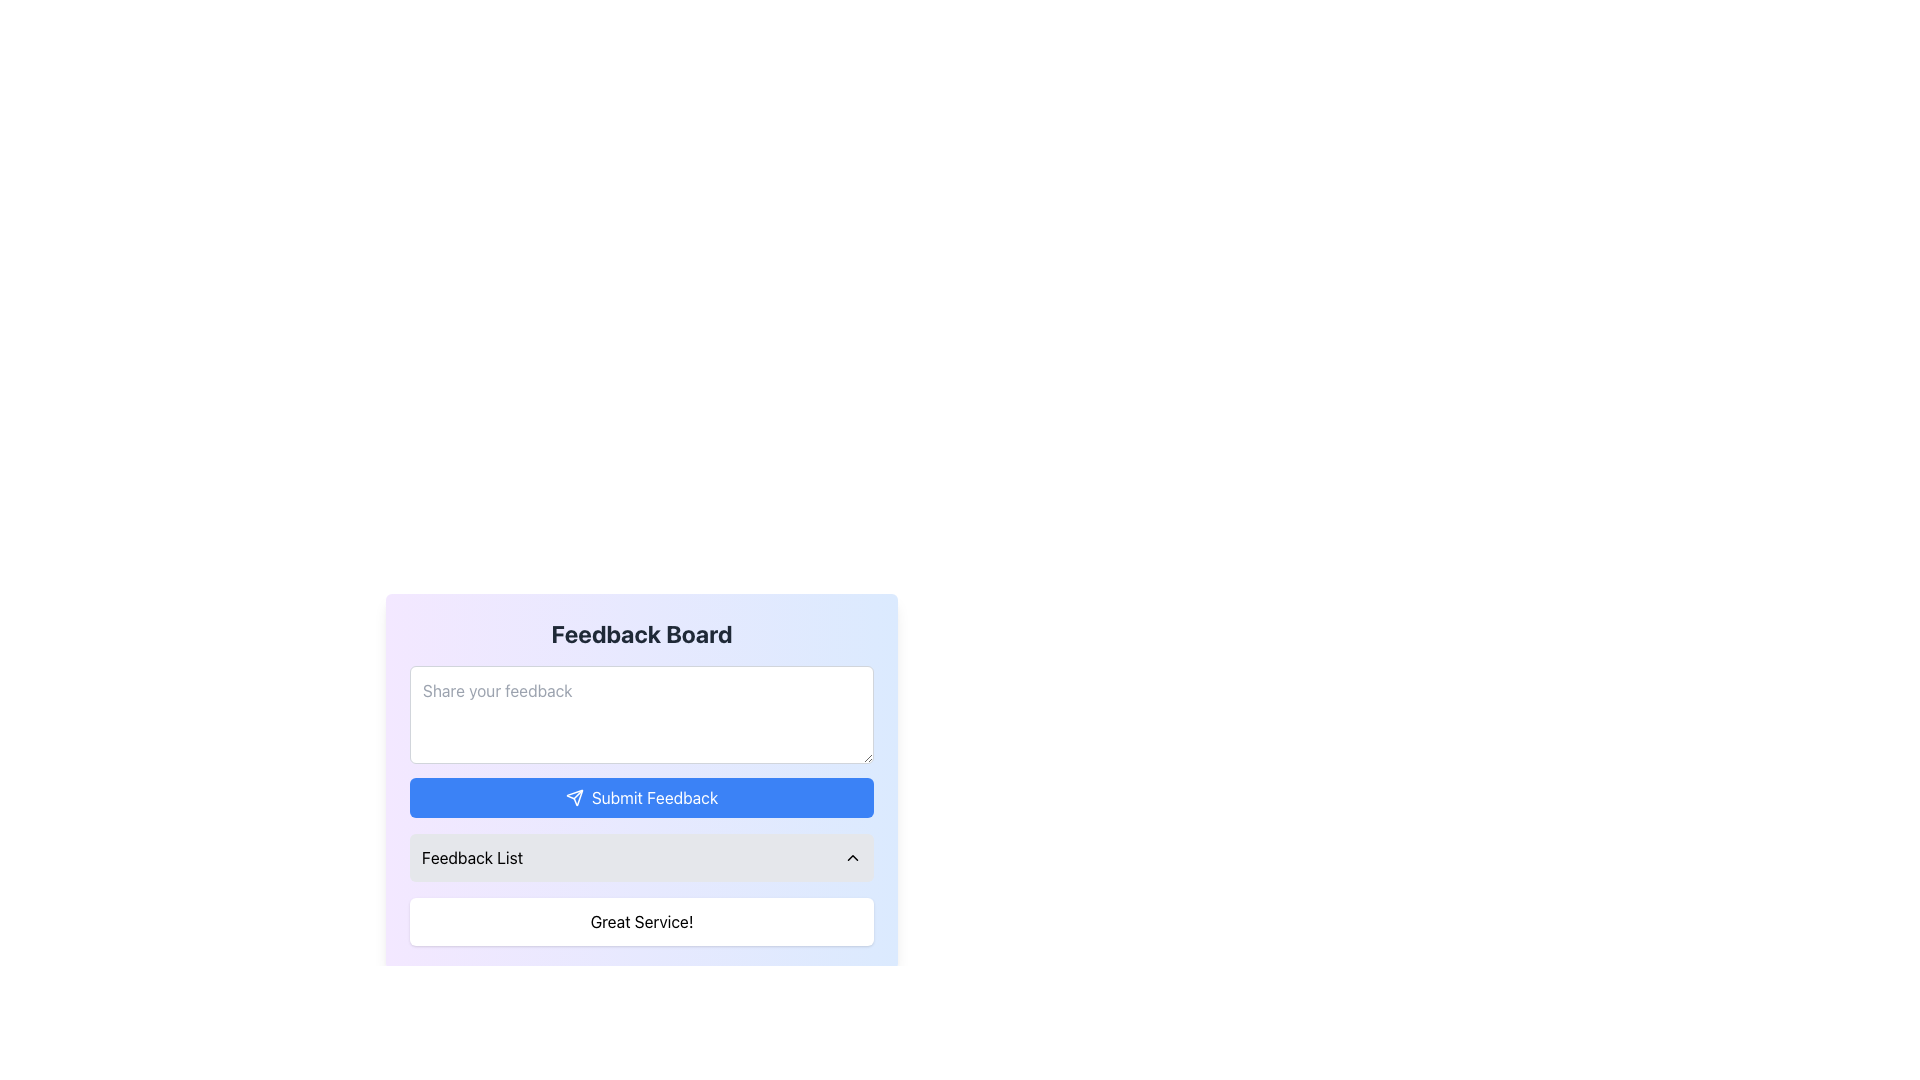 The height and width of the screenshot is (1080, 1920). What do you see at coordinates (573, 797) in the screenshot?
I see `the 'Submit Feedback' button which contains a small paper plane icon on its left side` at bounding box center [573, 797].